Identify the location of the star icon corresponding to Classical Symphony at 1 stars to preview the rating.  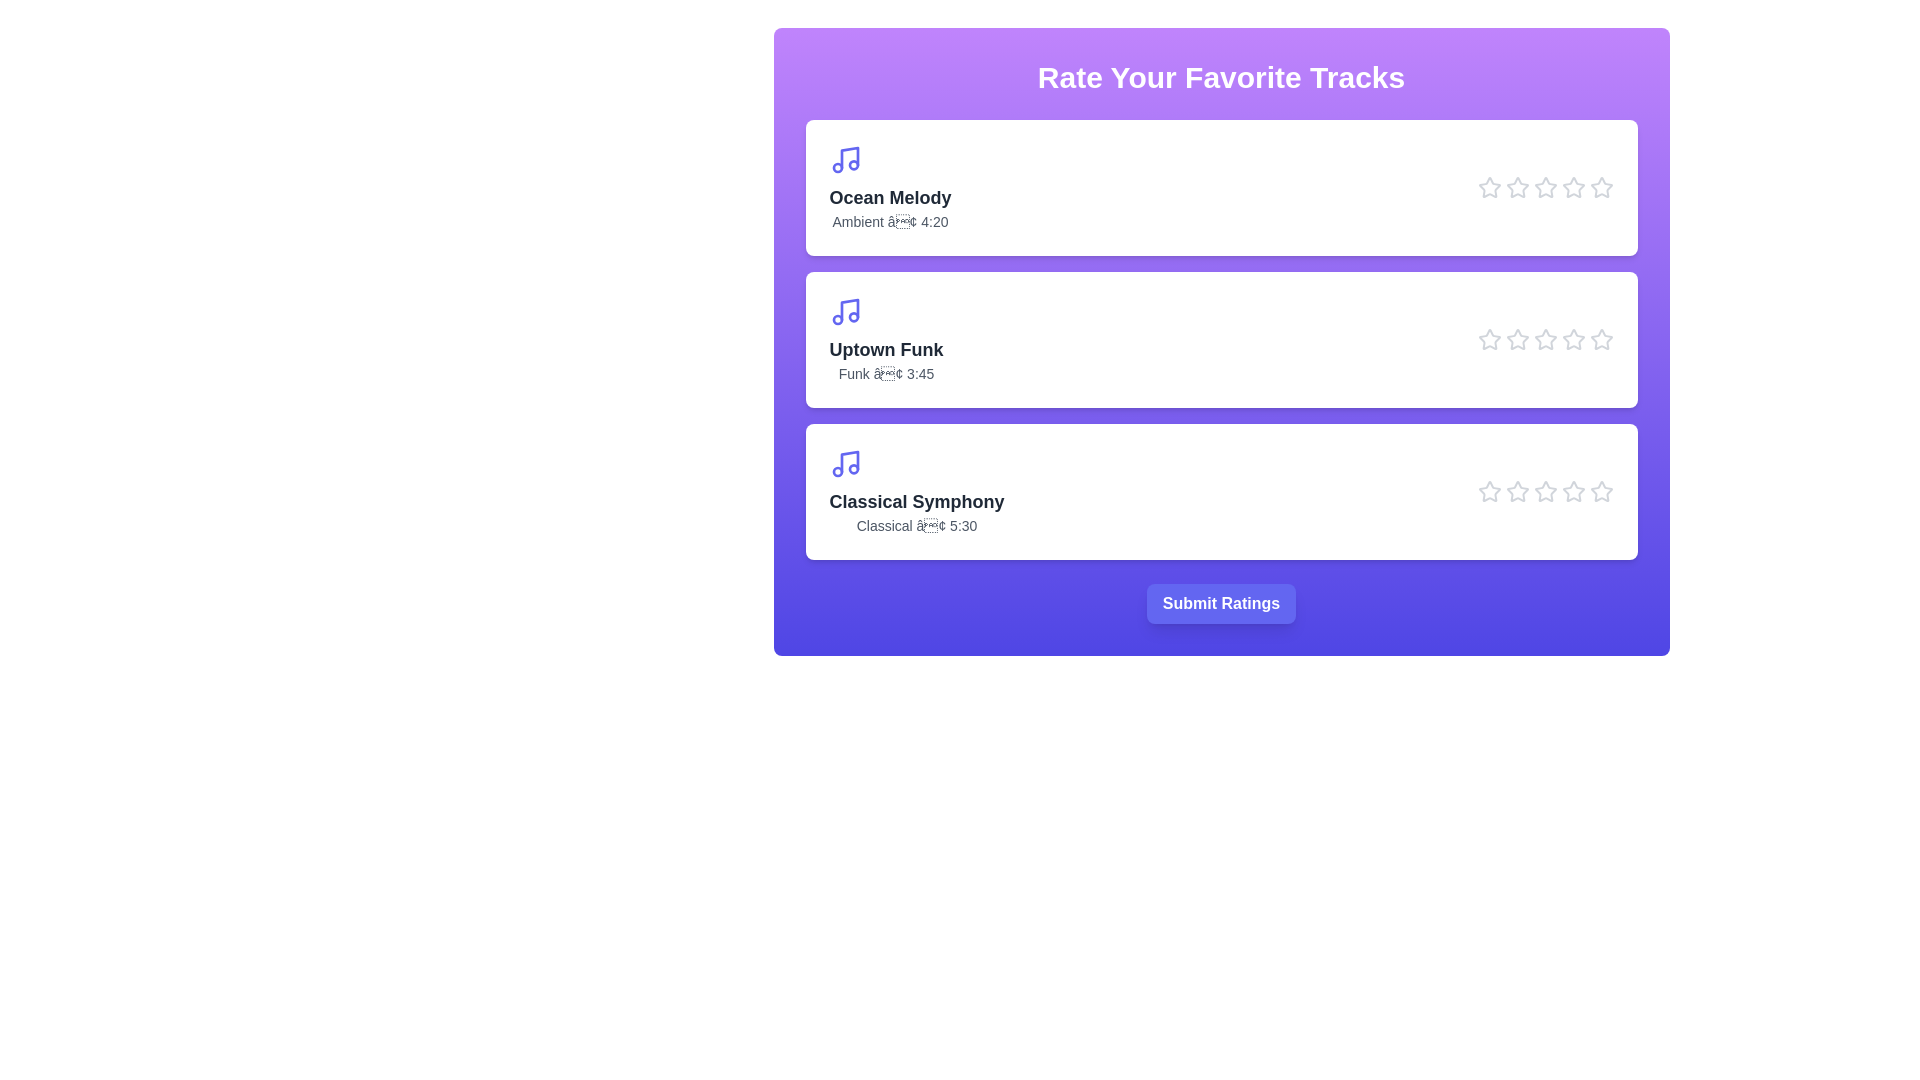
(1489, 492).